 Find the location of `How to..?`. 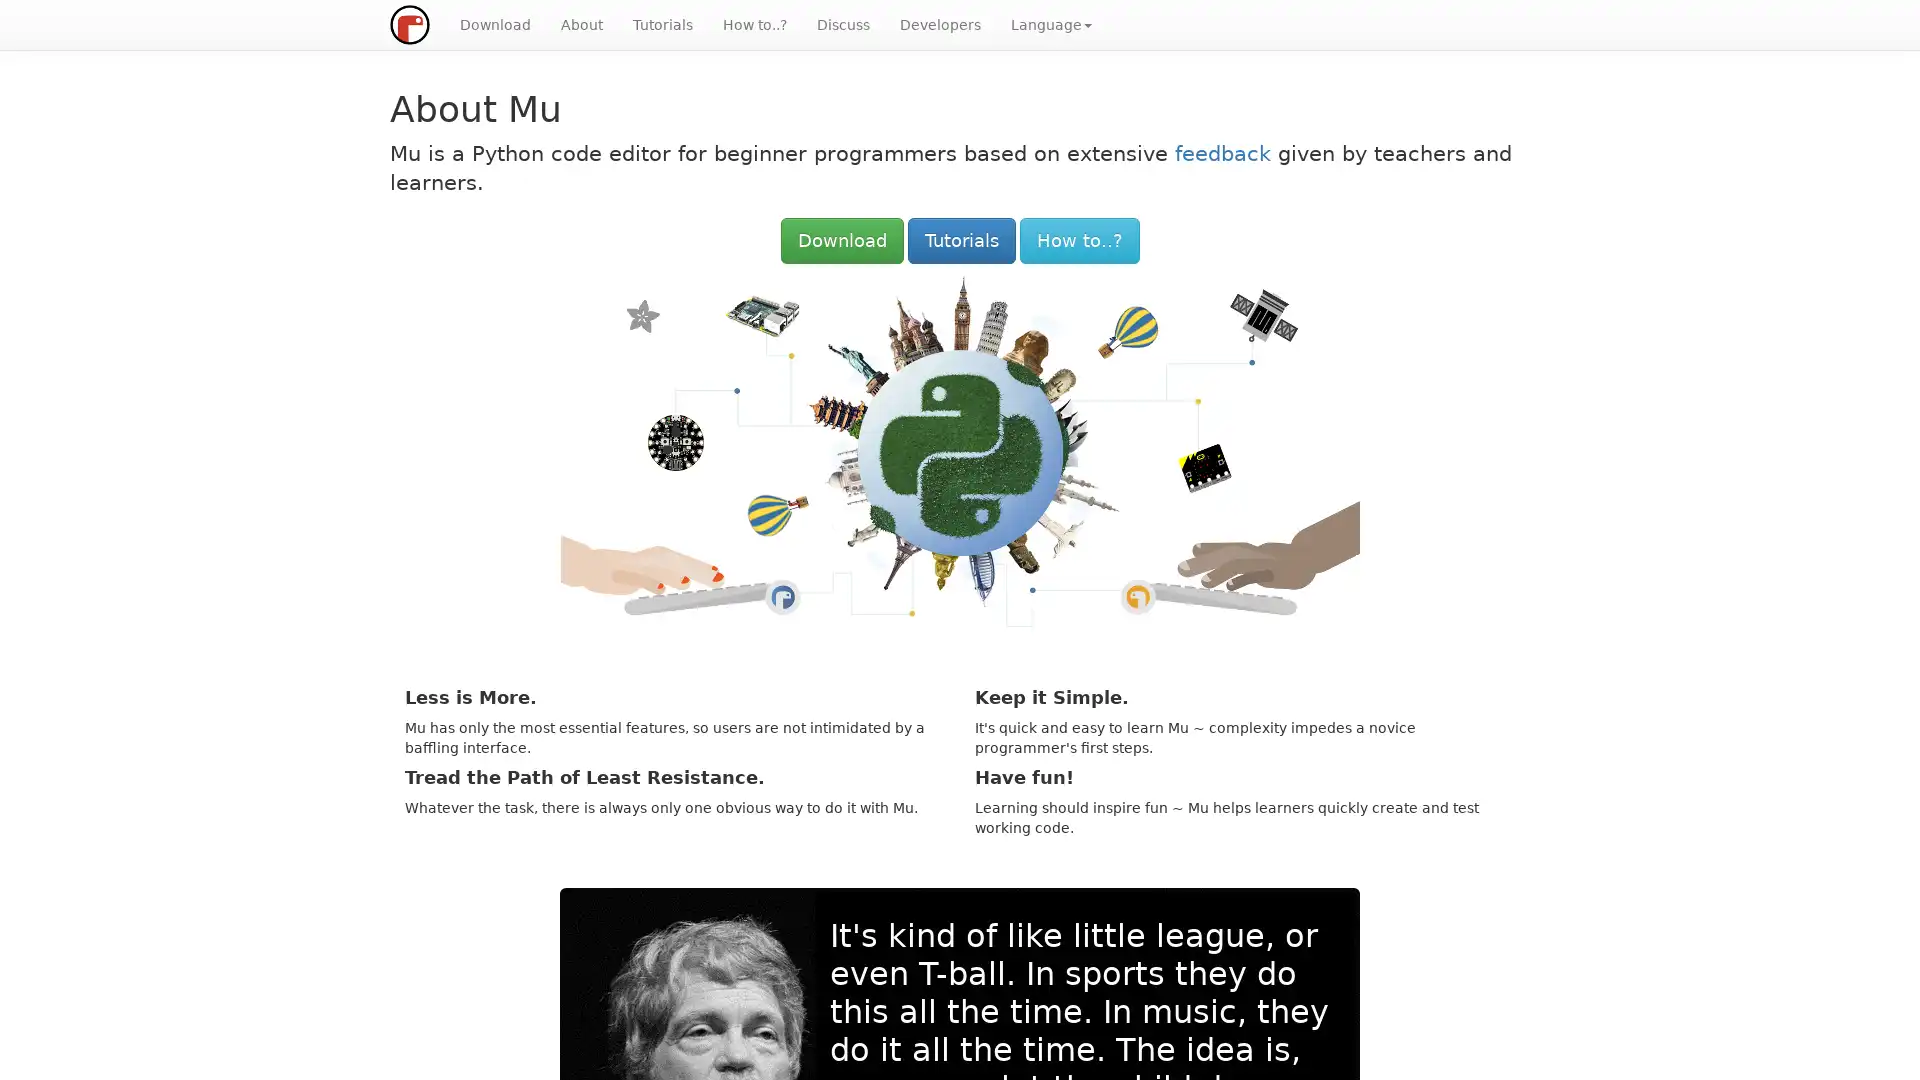

How to..? is located at coordinates (1078, 239).